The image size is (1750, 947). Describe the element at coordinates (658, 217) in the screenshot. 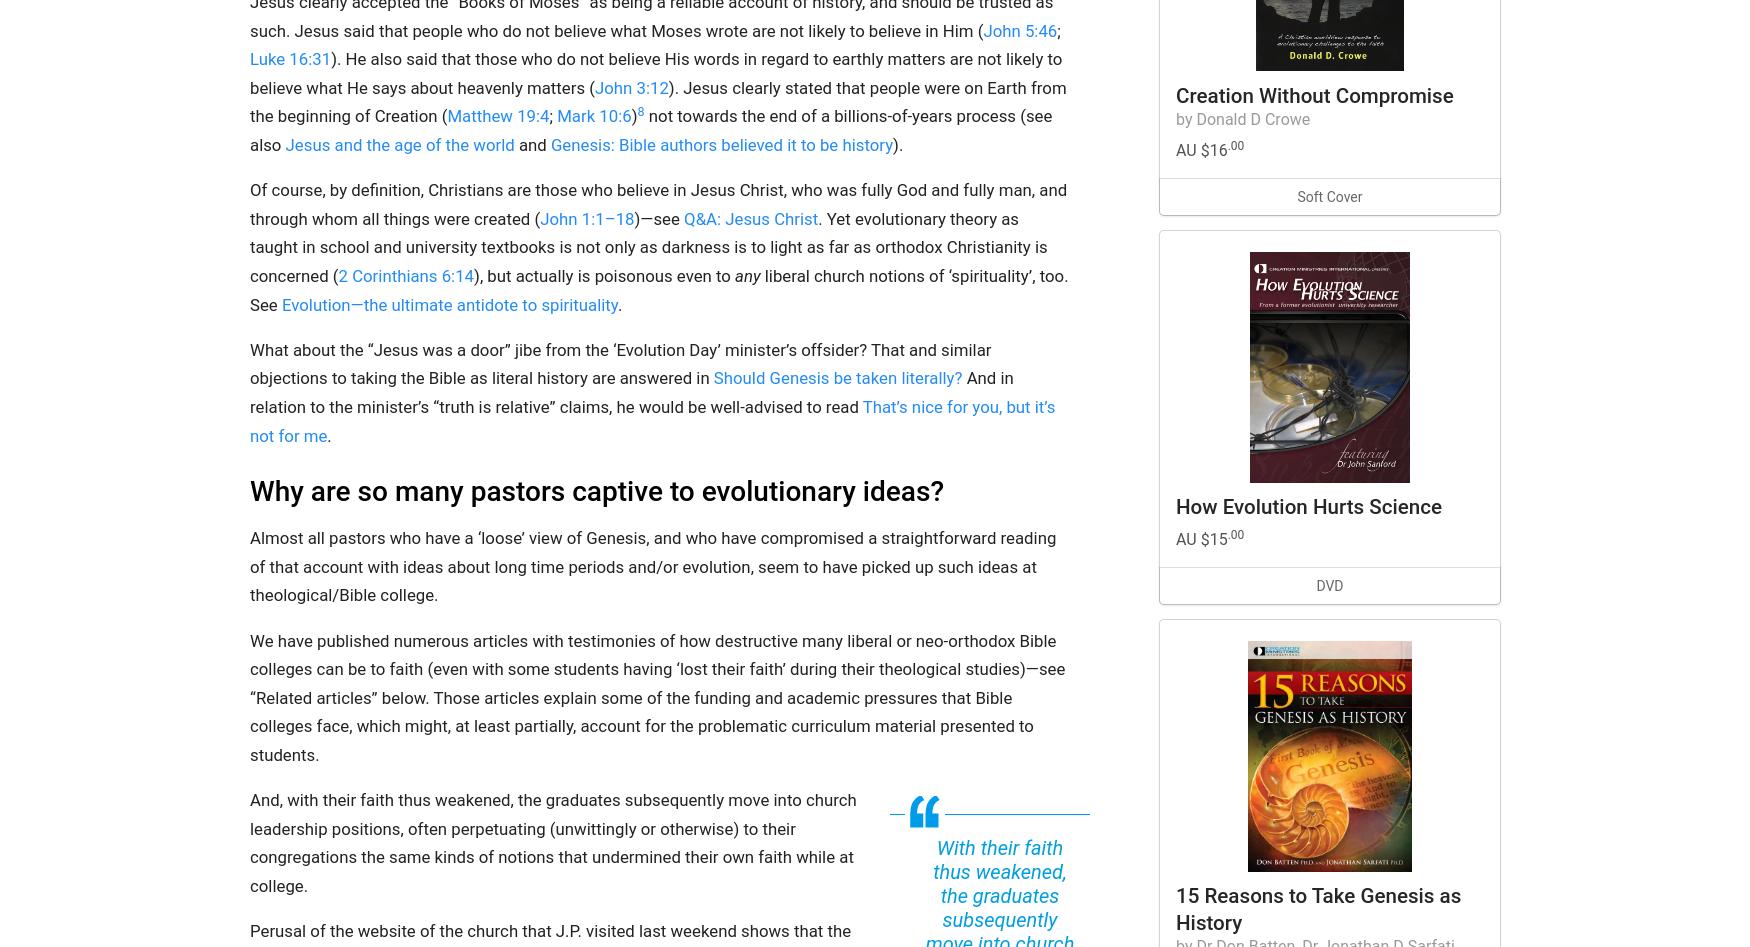

I see `')—see'` at that location.